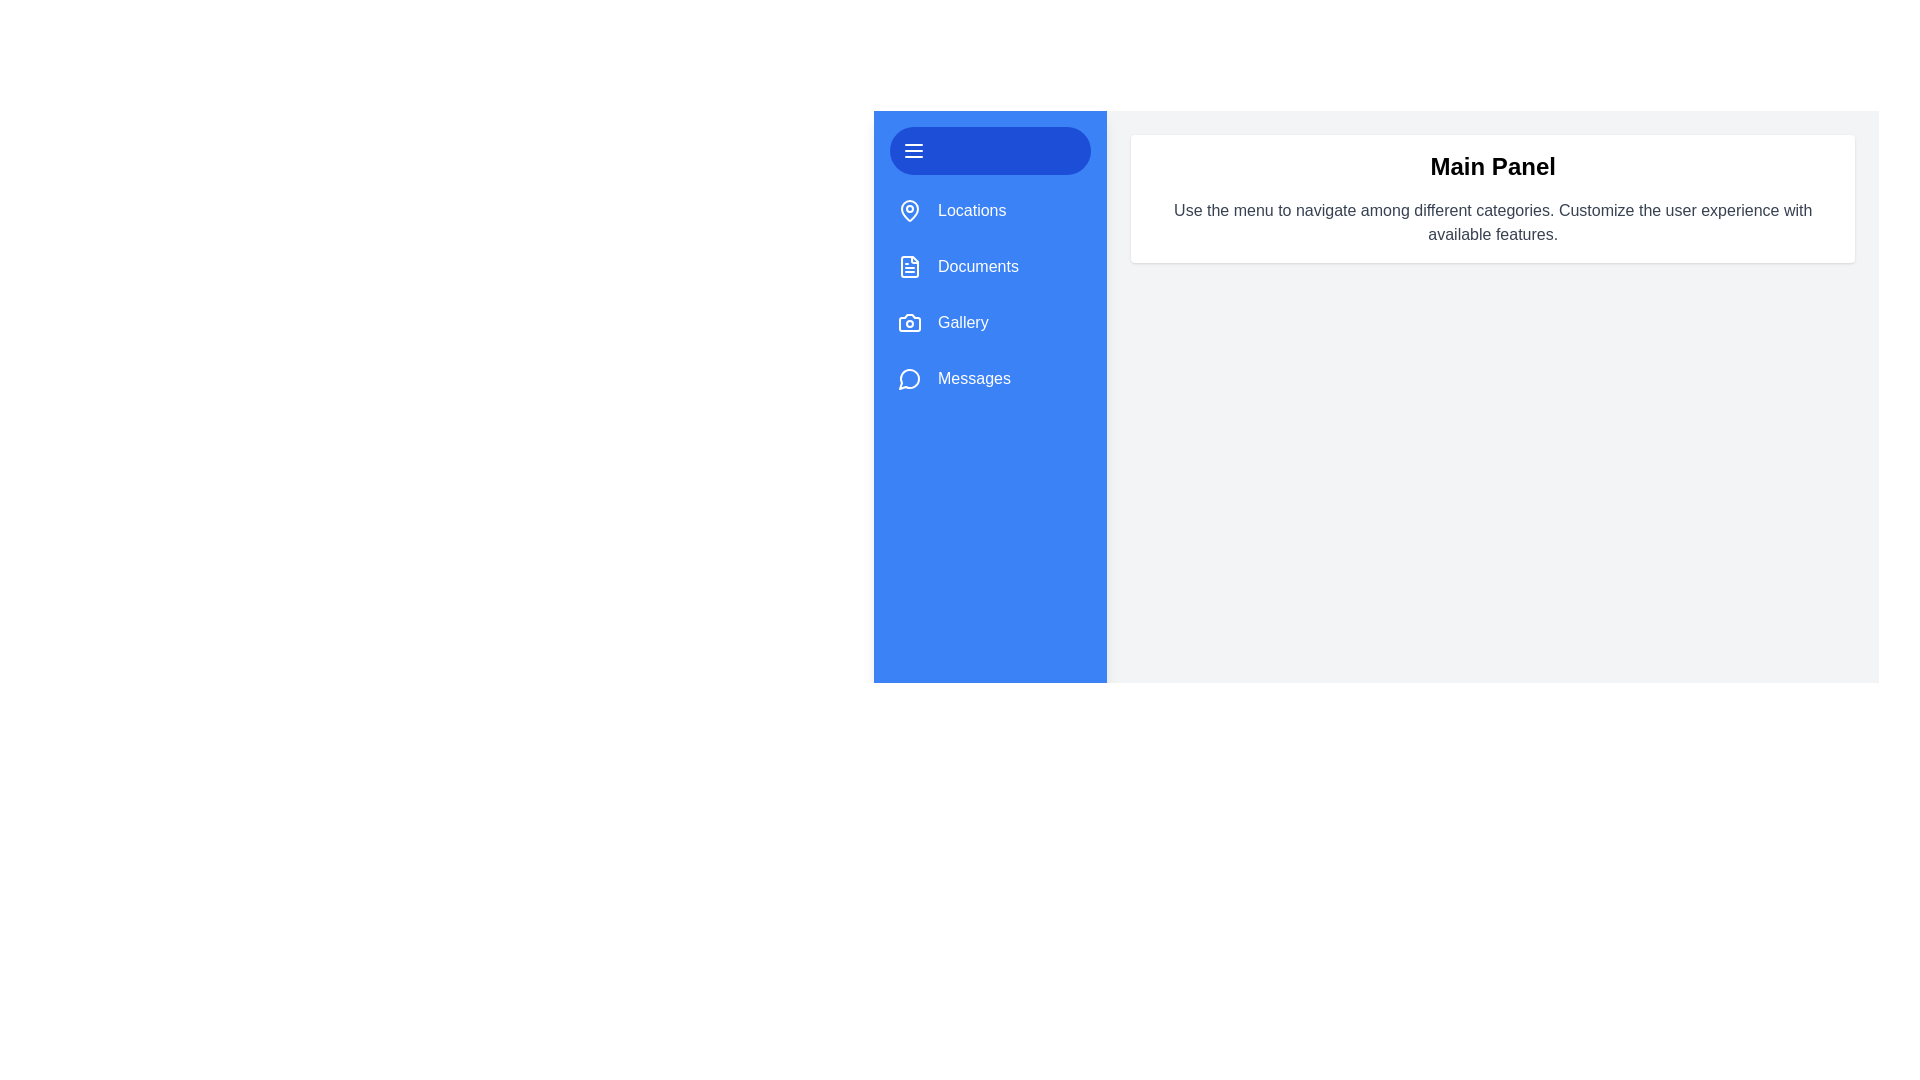 The image size is (1920, 1080). Describe the element at coordinates (939, 378) in the screenshot. I see `the category item Messages to visually interact with it` at that location.